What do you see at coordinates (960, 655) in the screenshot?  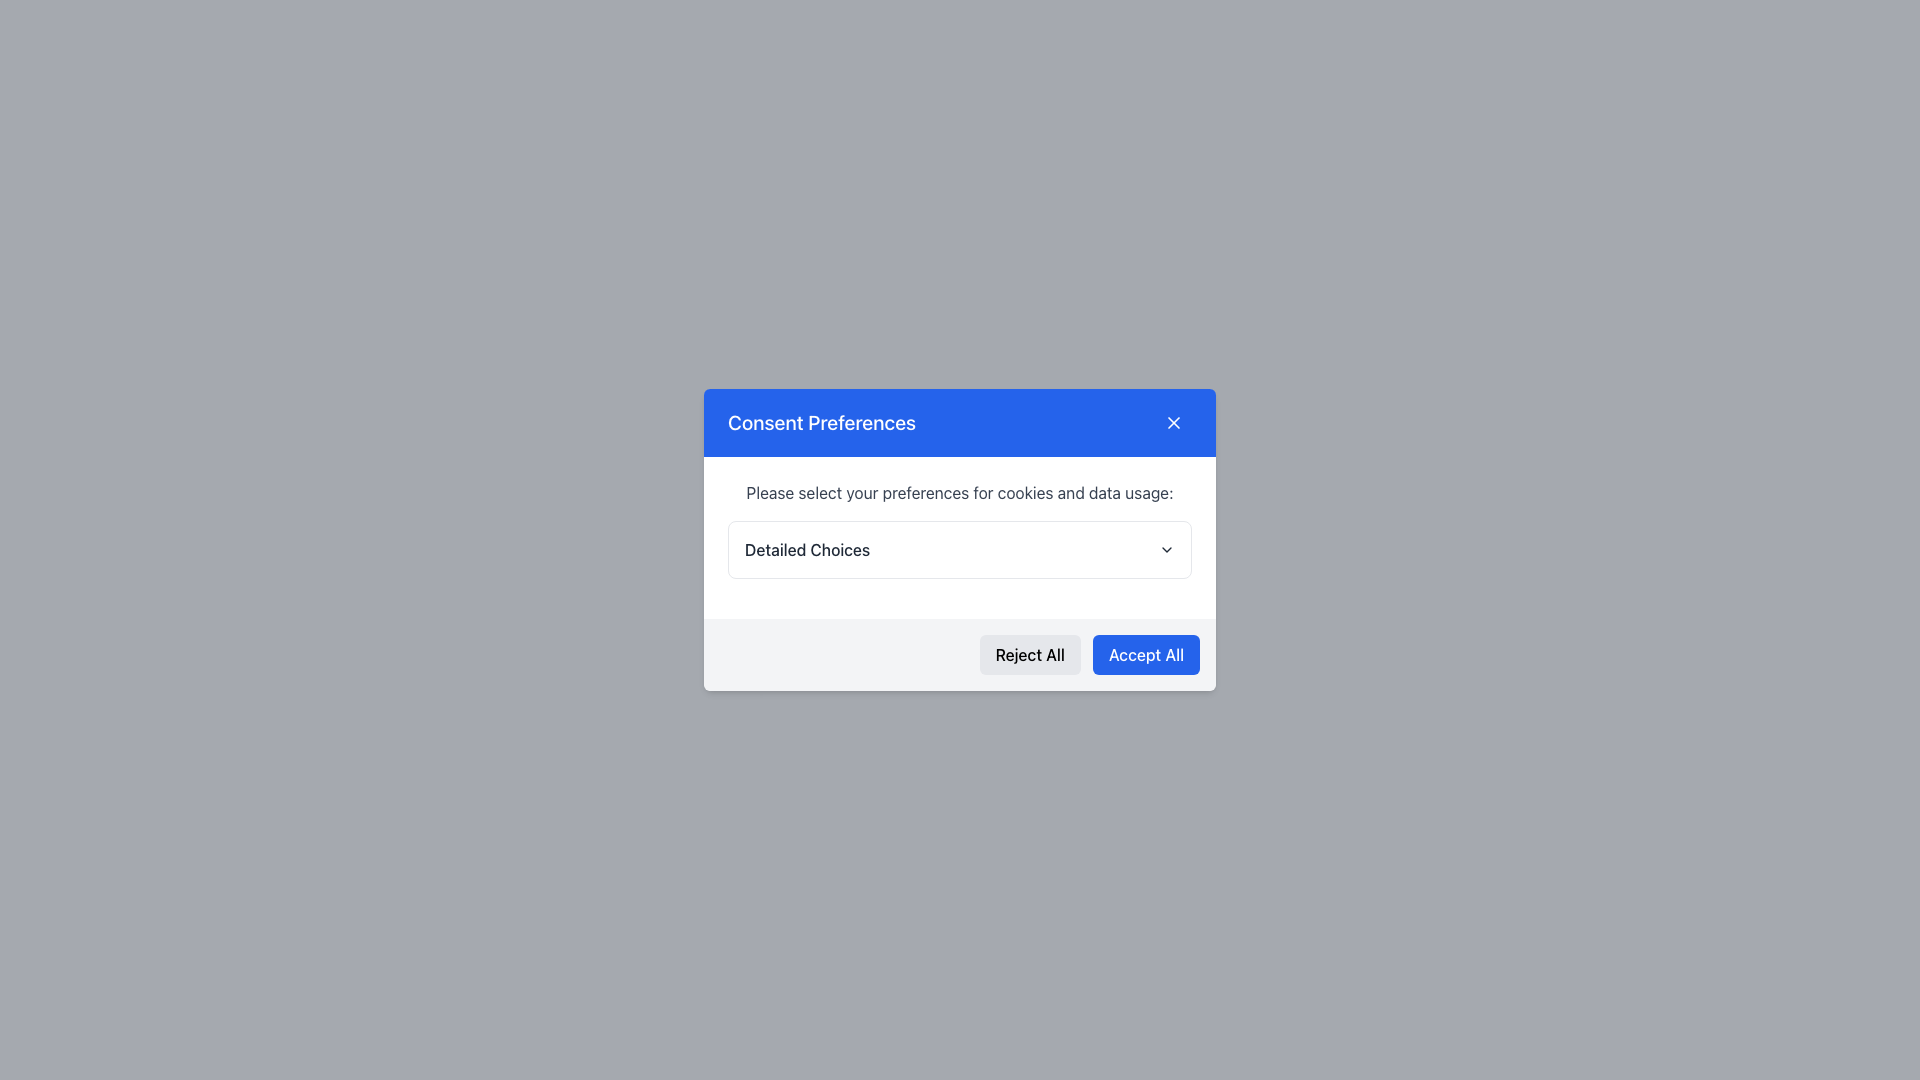 I see `the button group in the bottom section of the 'Consent Preferences' dialog box` at bounding box center [960, 655].